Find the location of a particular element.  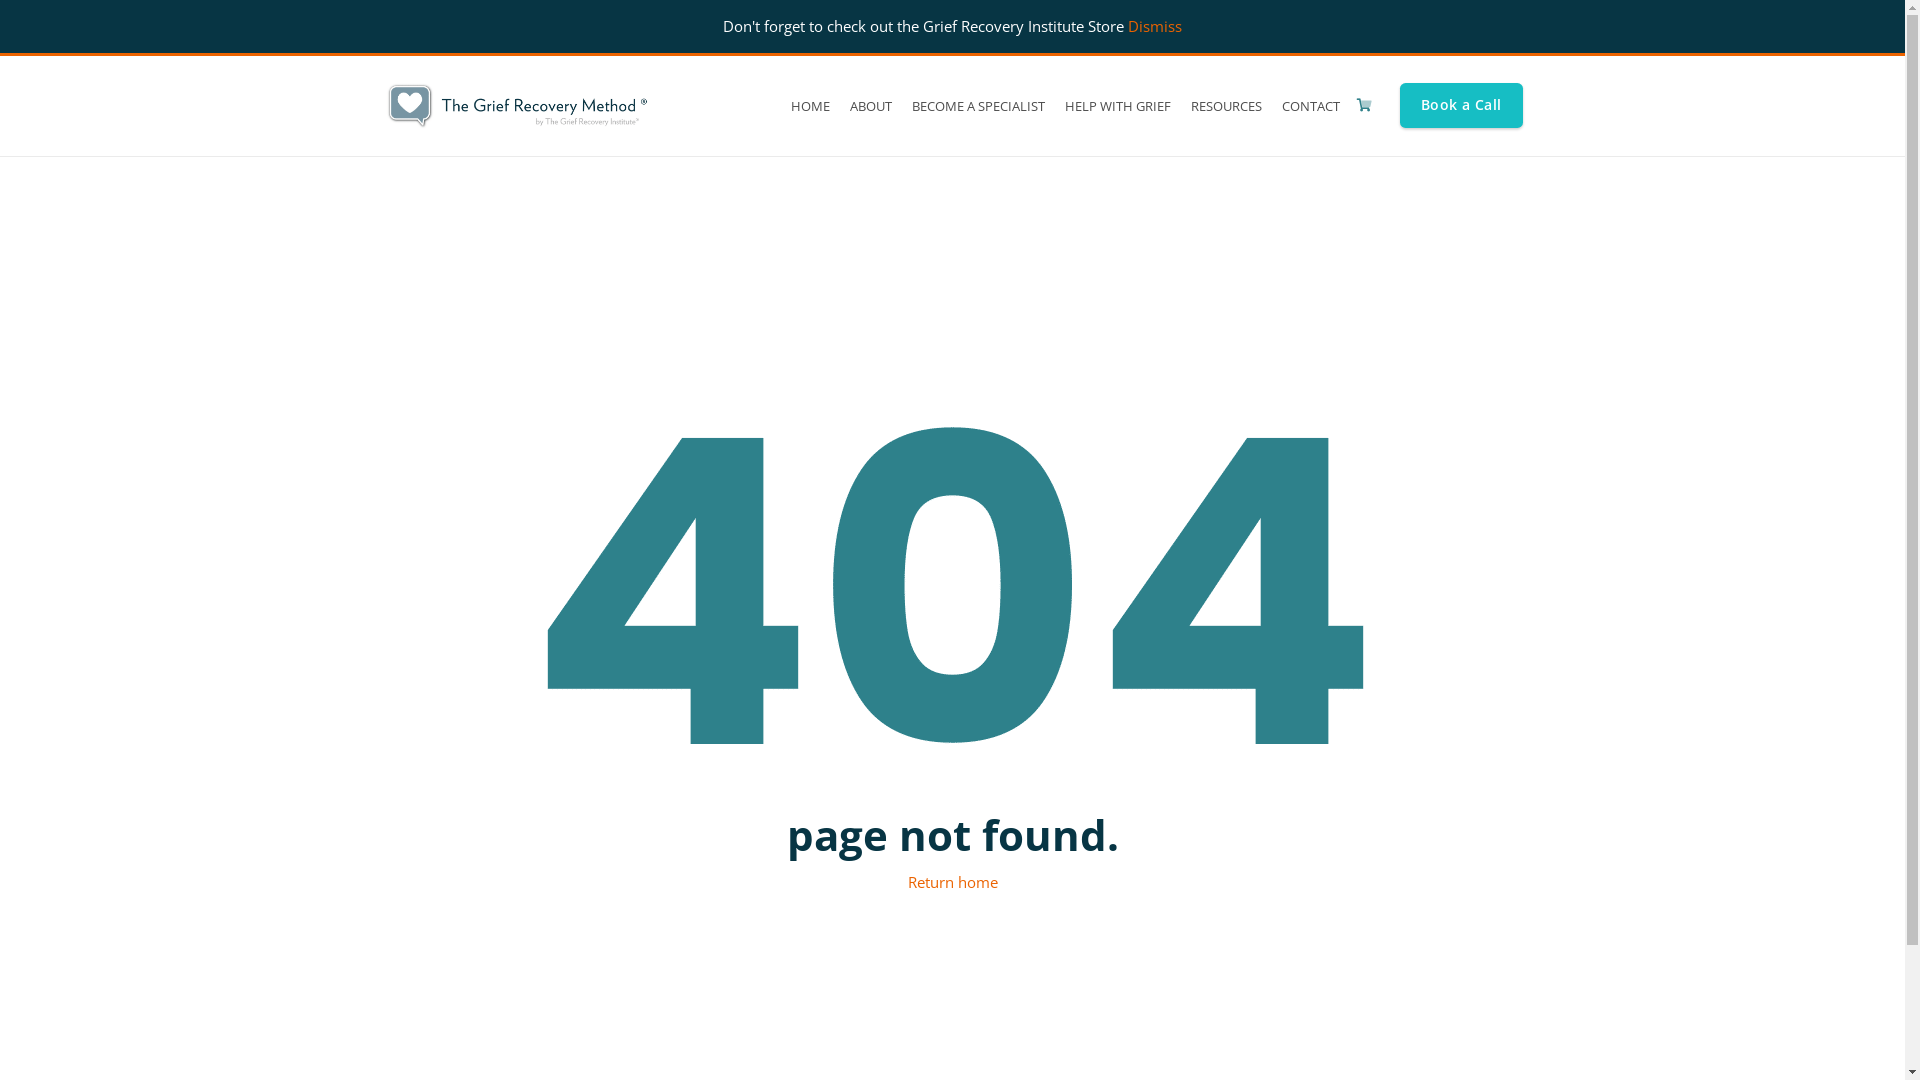

'Dismiss' is located at coordinates (1155, 26).